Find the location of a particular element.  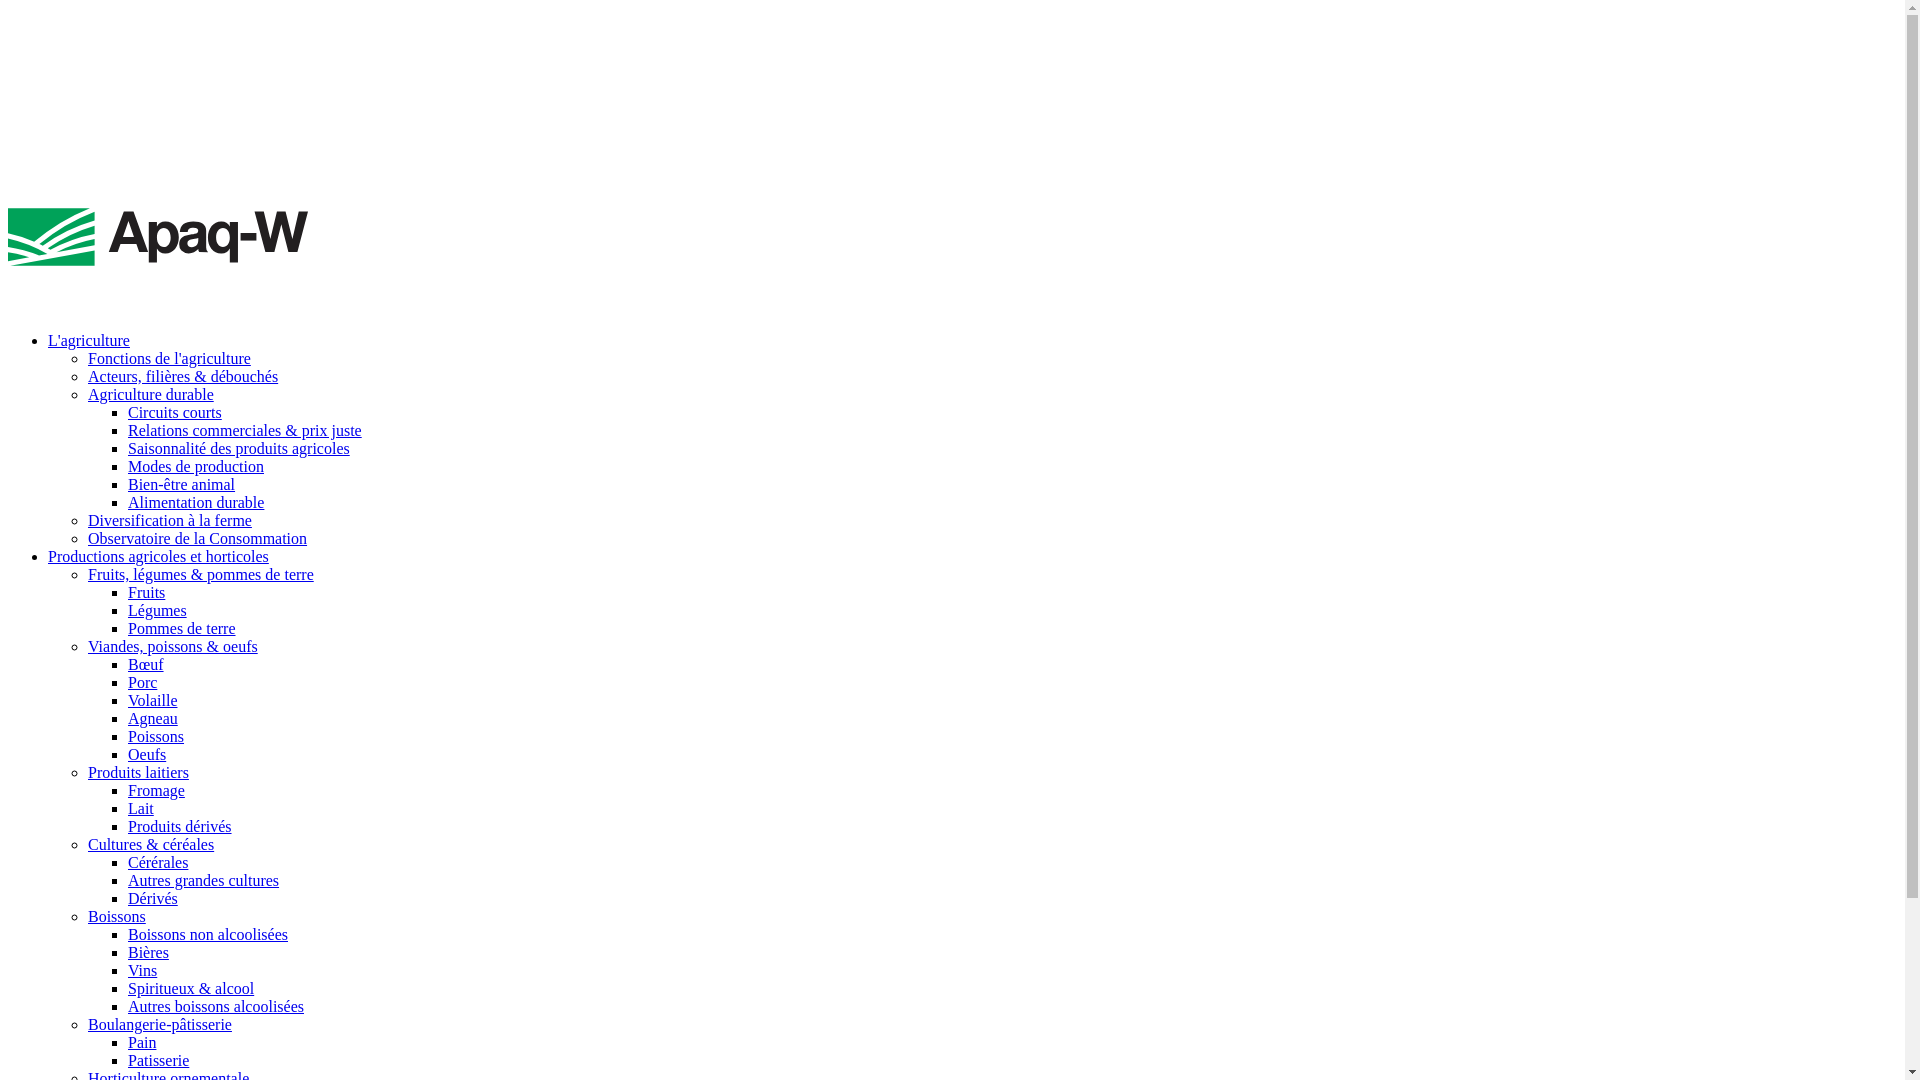

'L'agriculture' is located at coordinates (88, 339).